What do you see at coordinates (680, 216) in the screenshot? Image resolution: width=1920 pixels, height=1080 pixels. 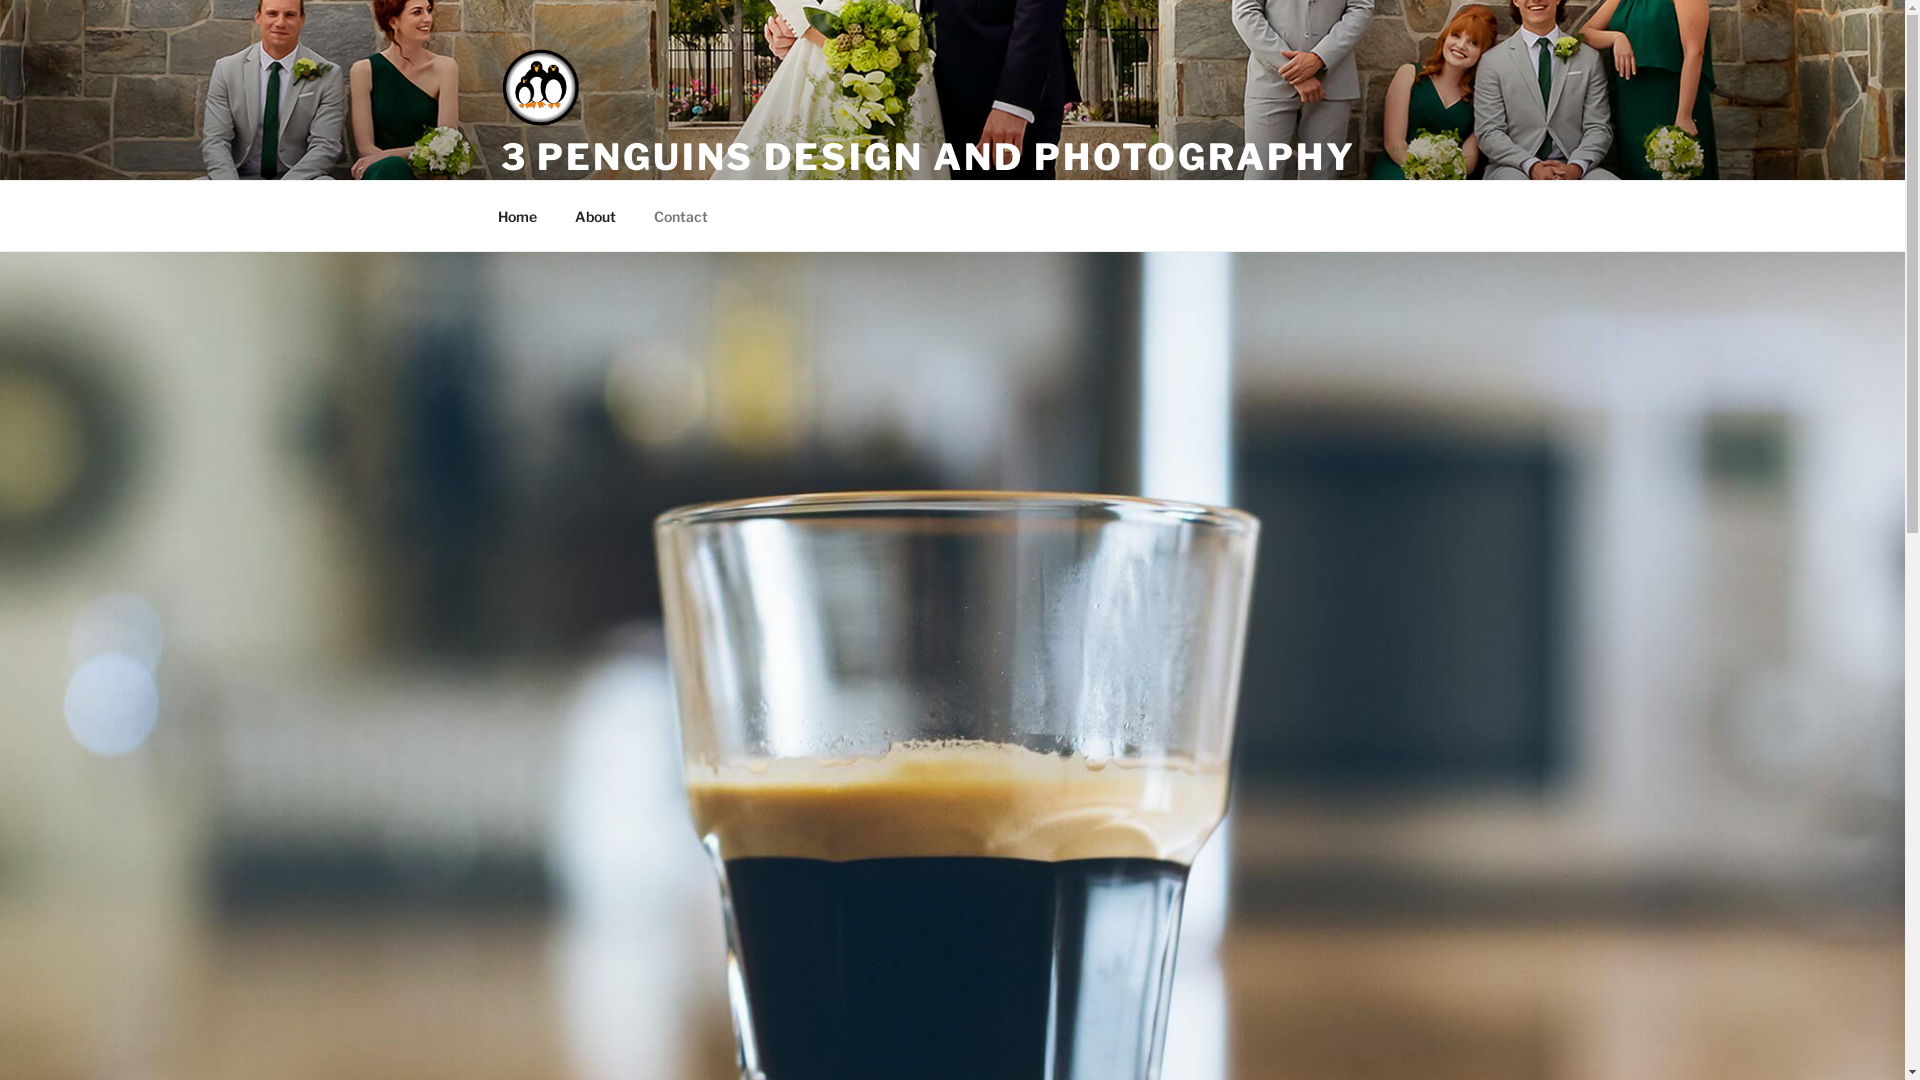 I see `'Contact'` at bounding box center [680, 216].